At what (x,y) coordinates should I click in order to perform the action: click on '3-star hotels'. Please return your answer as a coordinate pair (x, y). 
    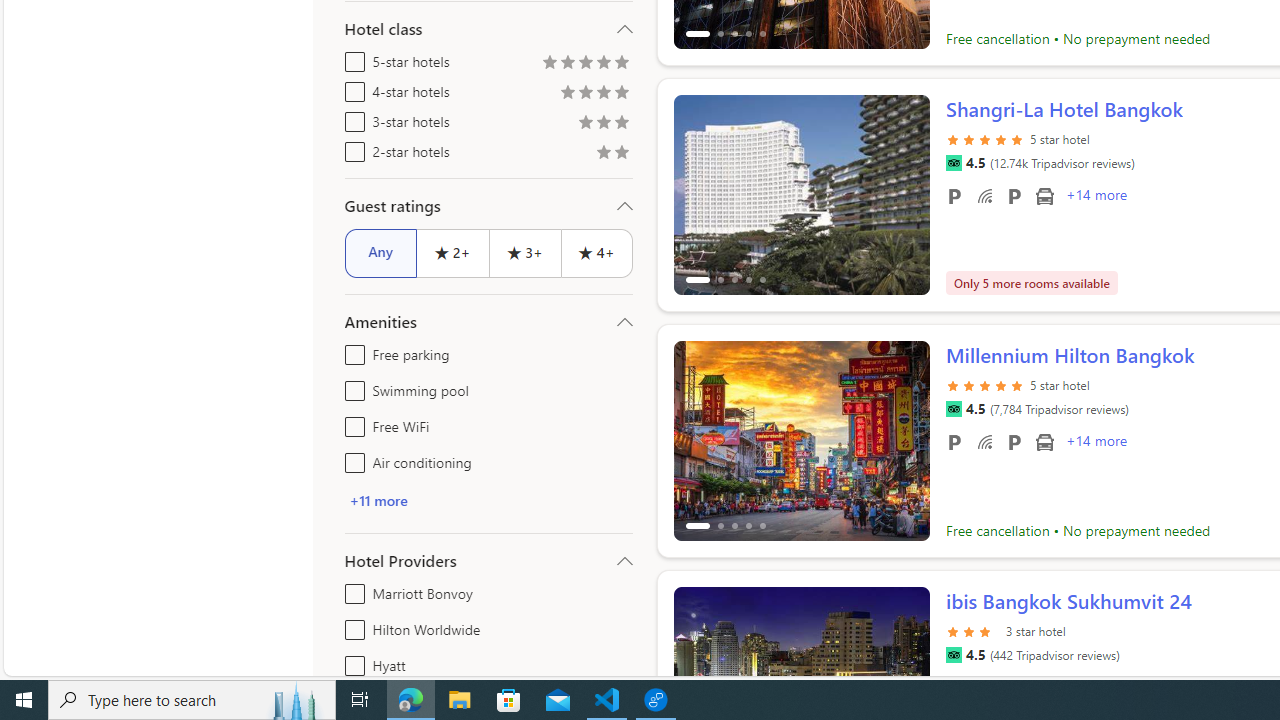
    Looking at the image, I should click on (351, 118).